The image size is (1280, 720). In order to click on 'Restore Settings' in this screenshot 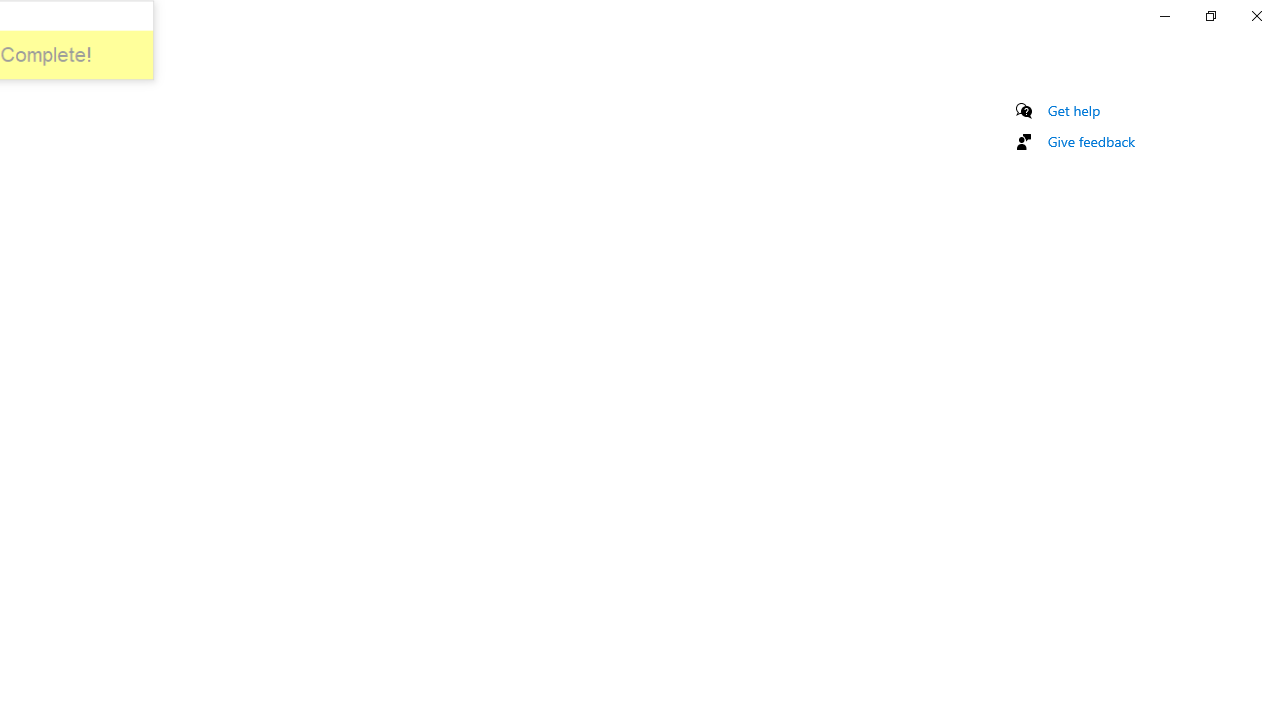, I will do `click(1209, 15)`.